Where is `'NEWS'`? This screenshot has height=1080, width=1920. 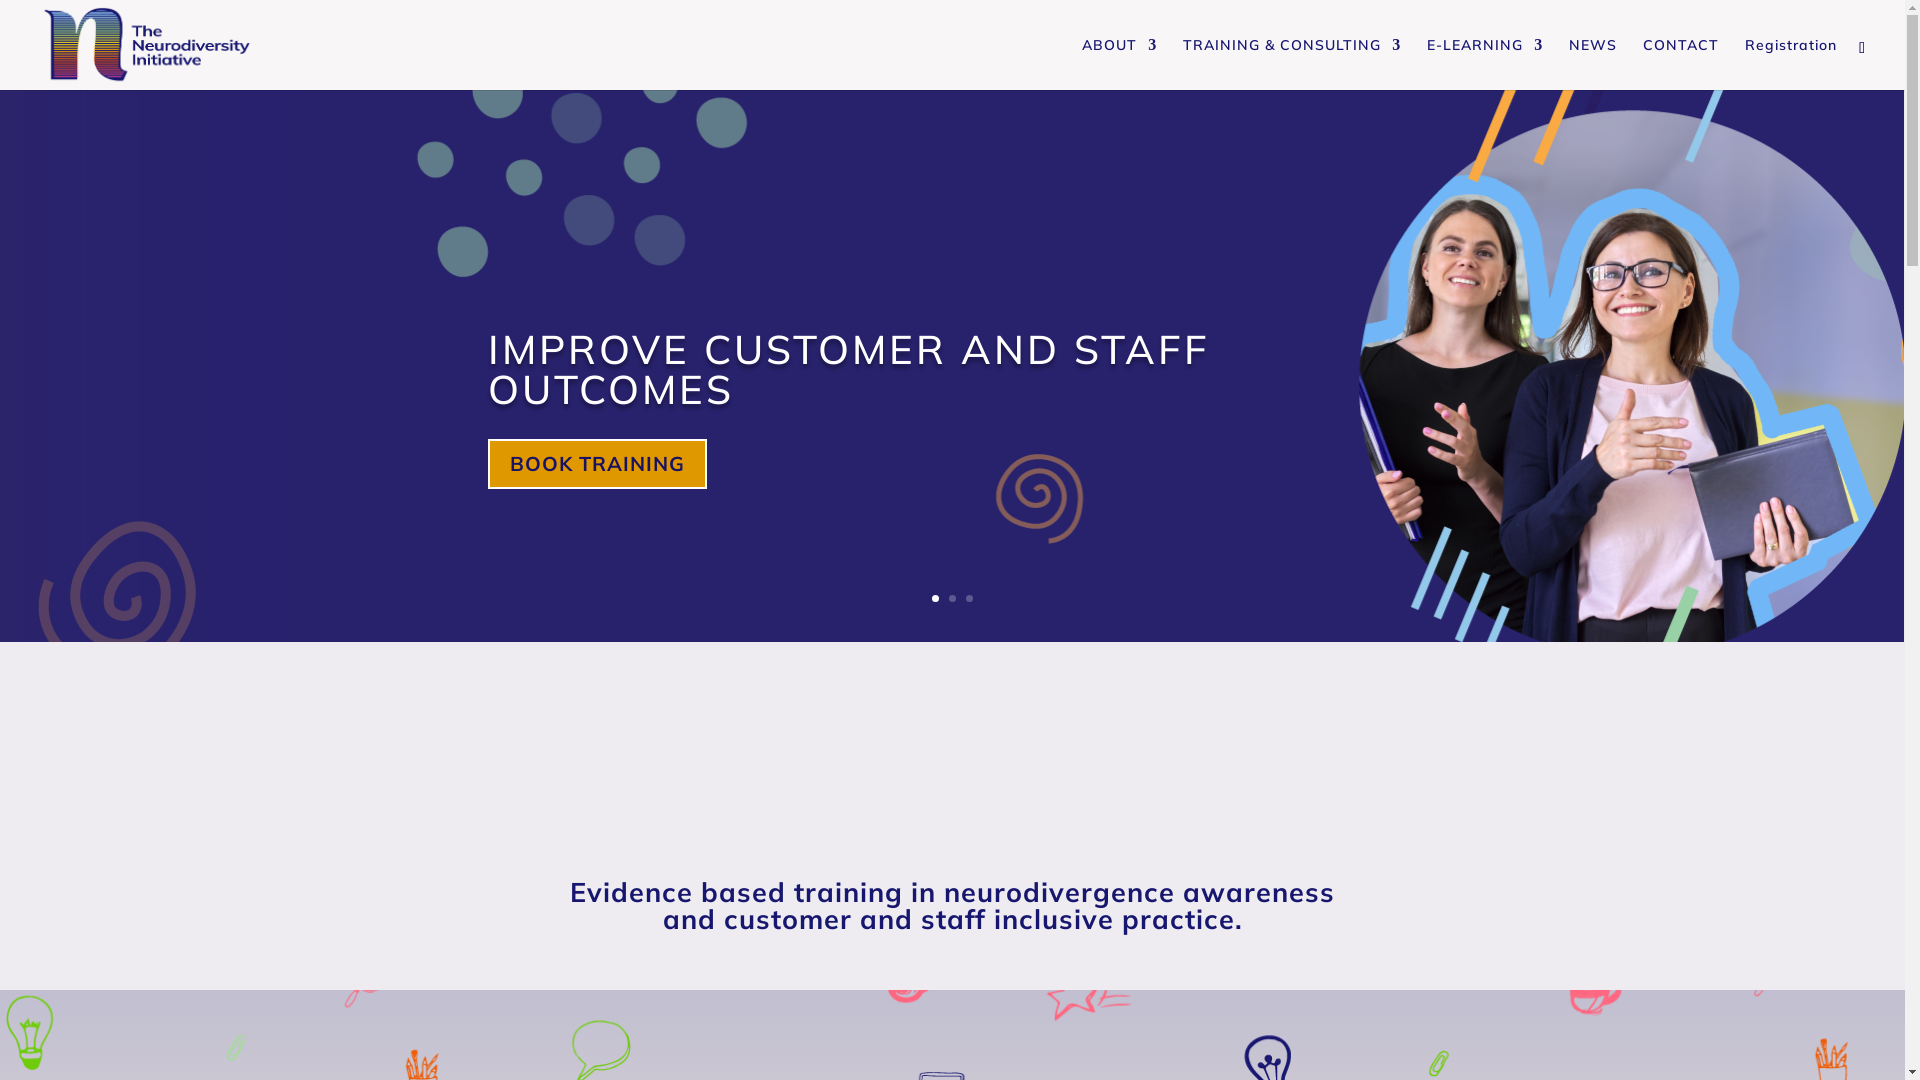
'NEWS' is located at coordinates (1592, 63).